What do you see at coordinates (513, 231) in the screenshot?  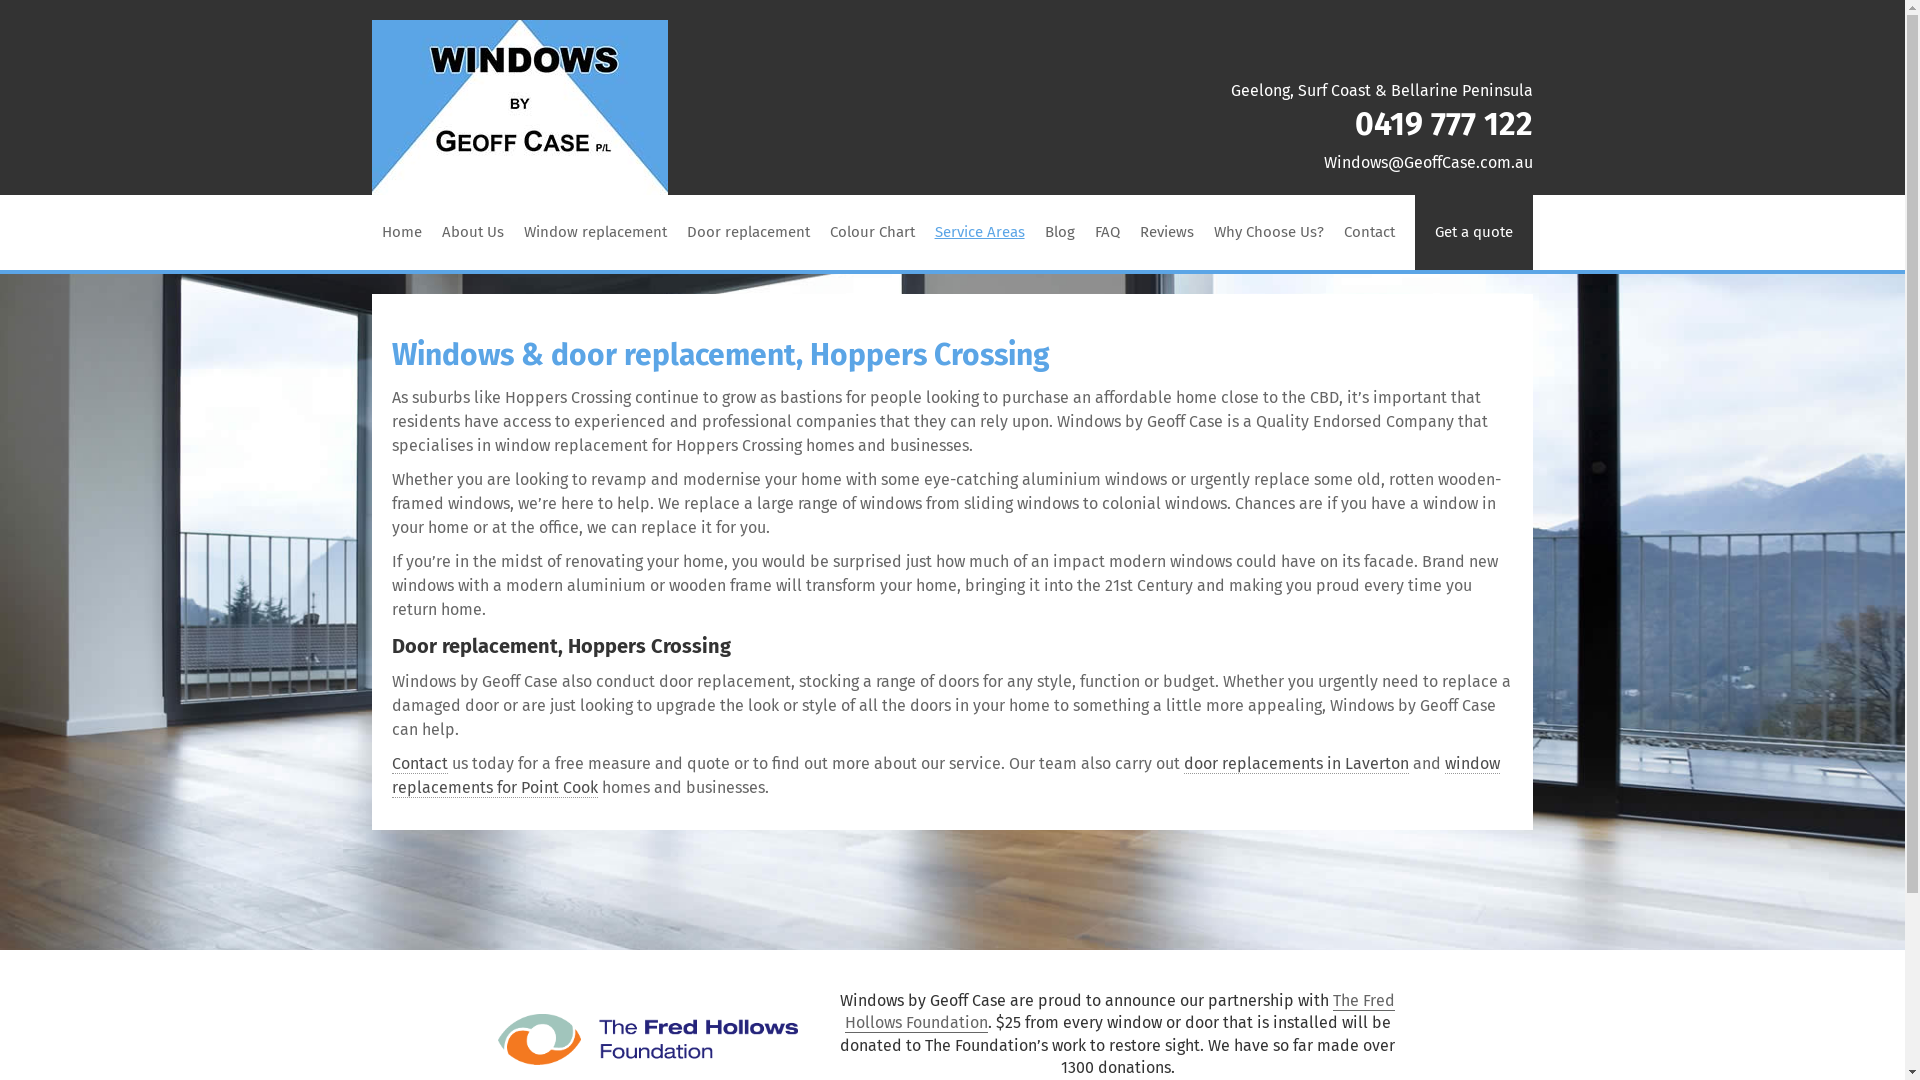 I see `'Window replacement'` at bounding box center [513, 231].